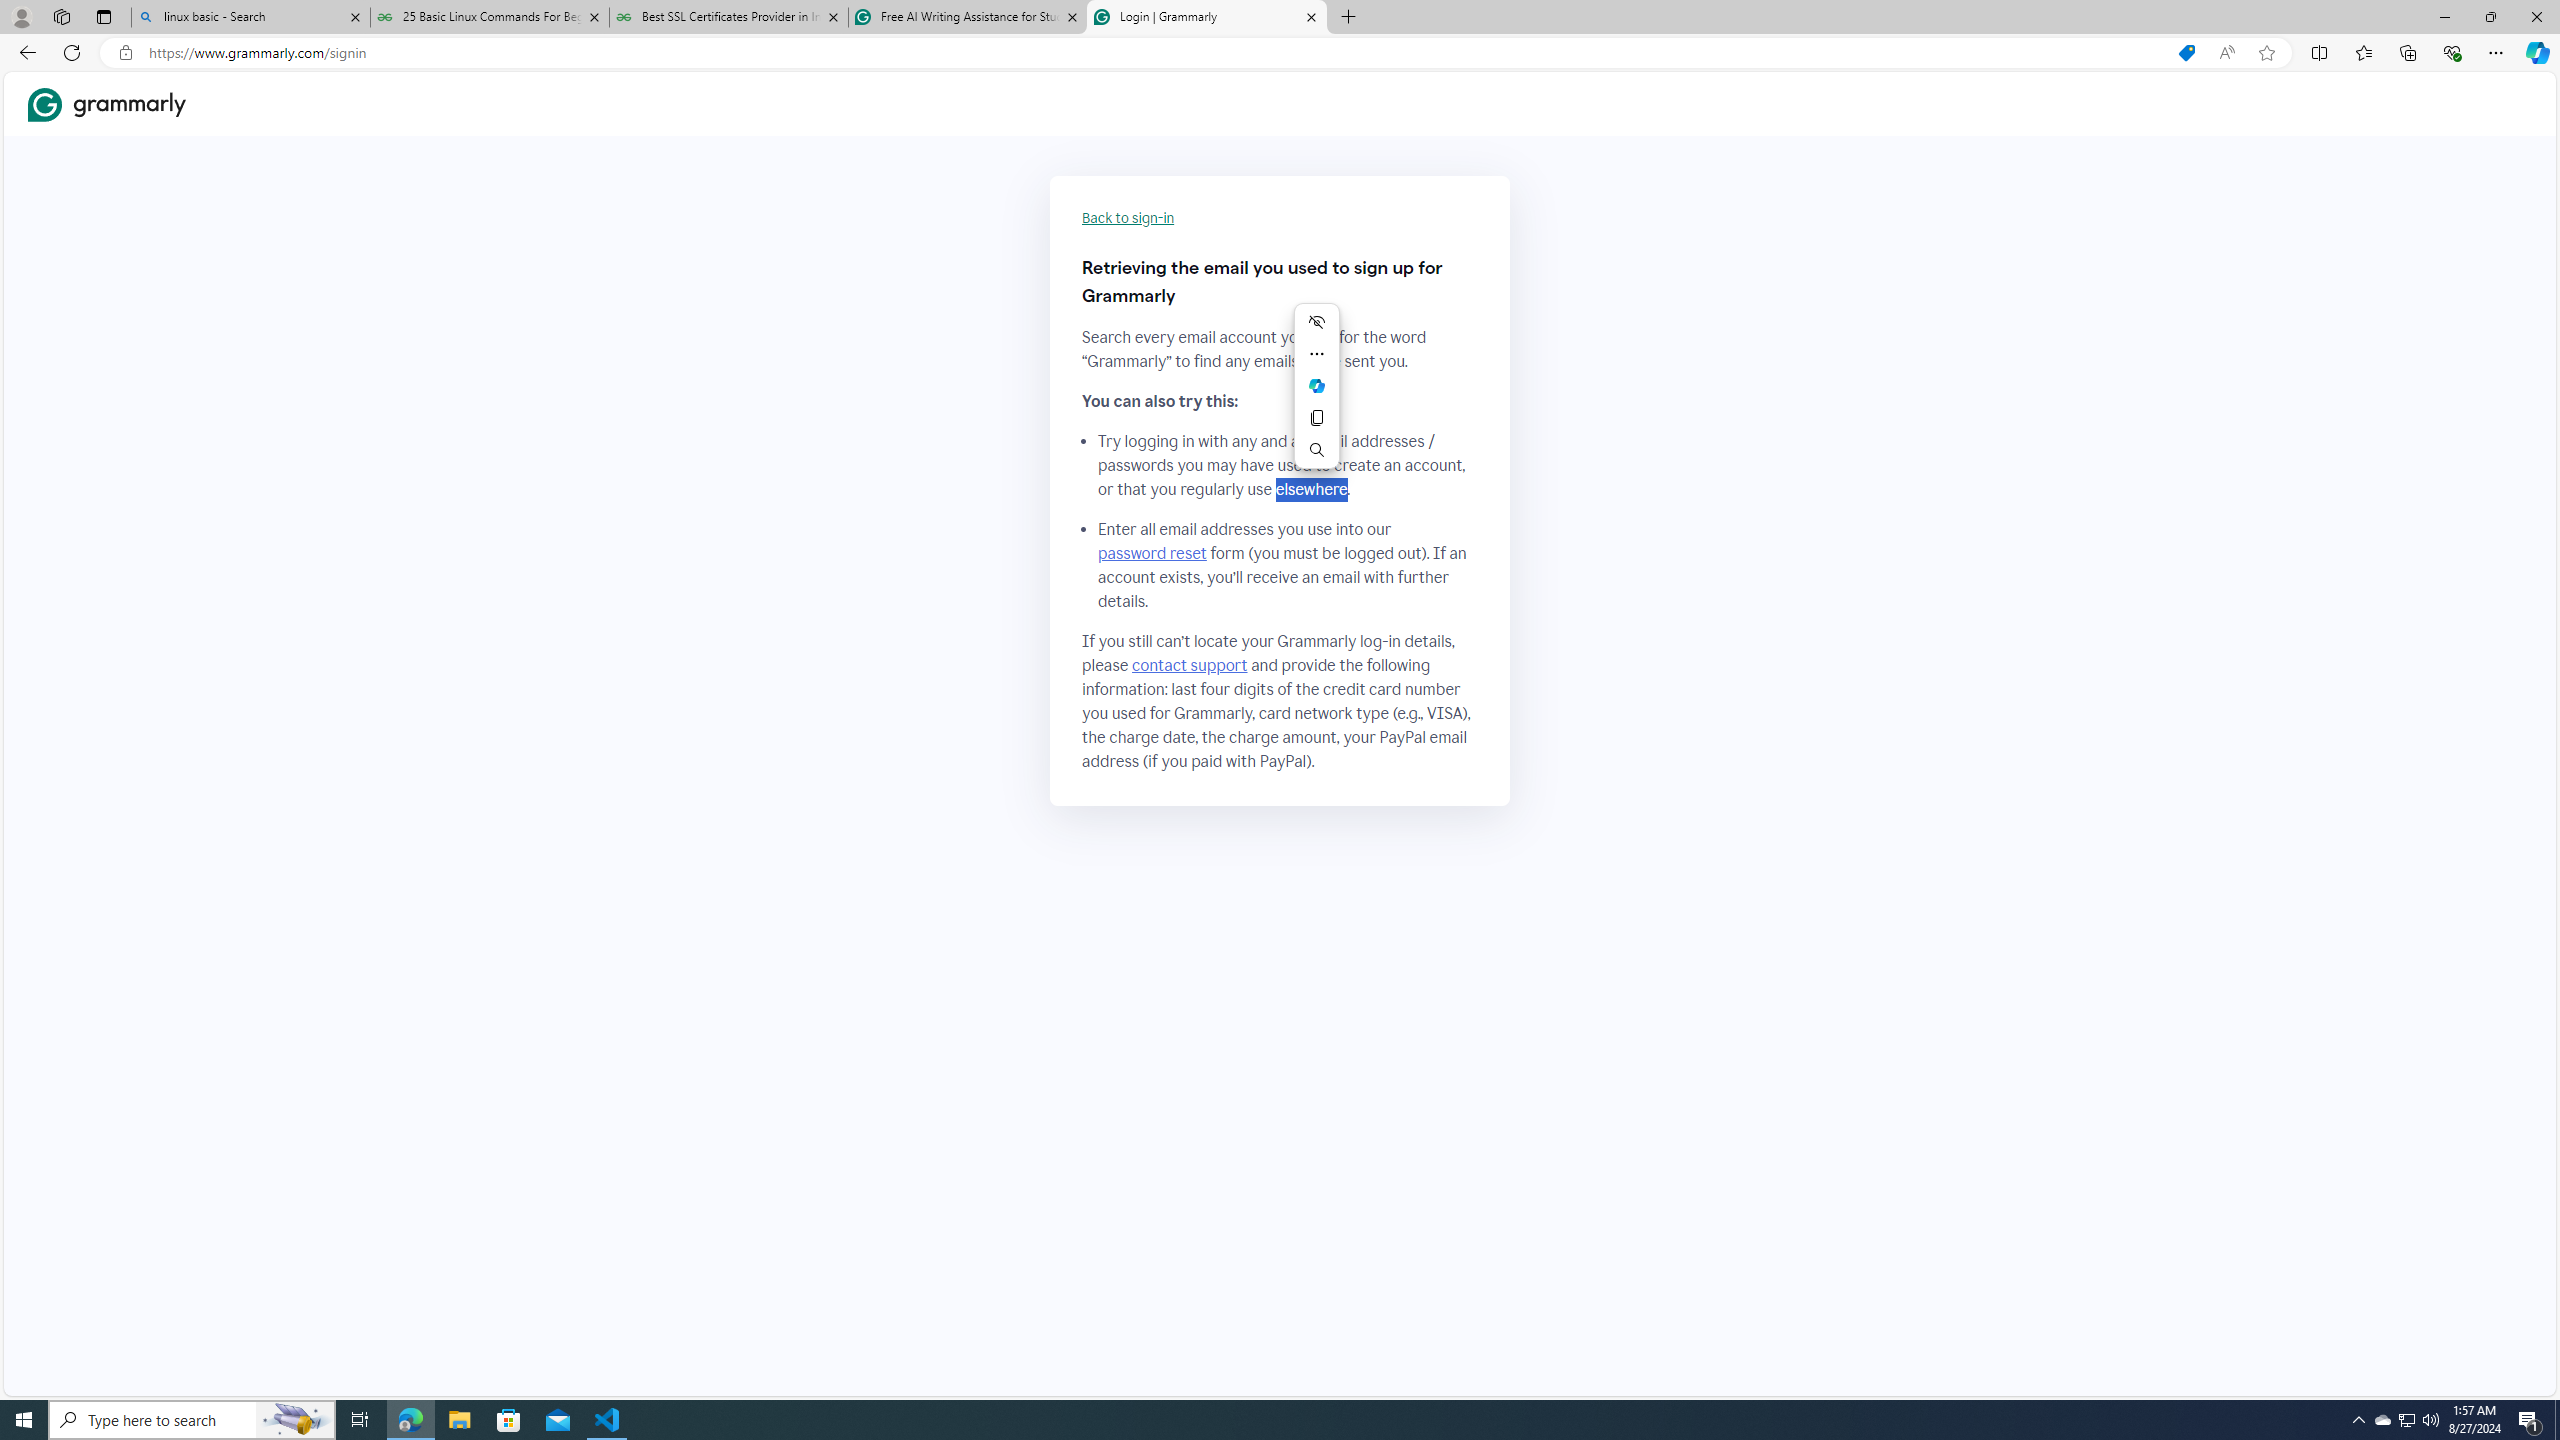 The image size is (2560, 1440). What do you see at coordinates (1128, 218) in the screenshot?
I see `'Back to sign-in'` at bounding box center [1128, 218].